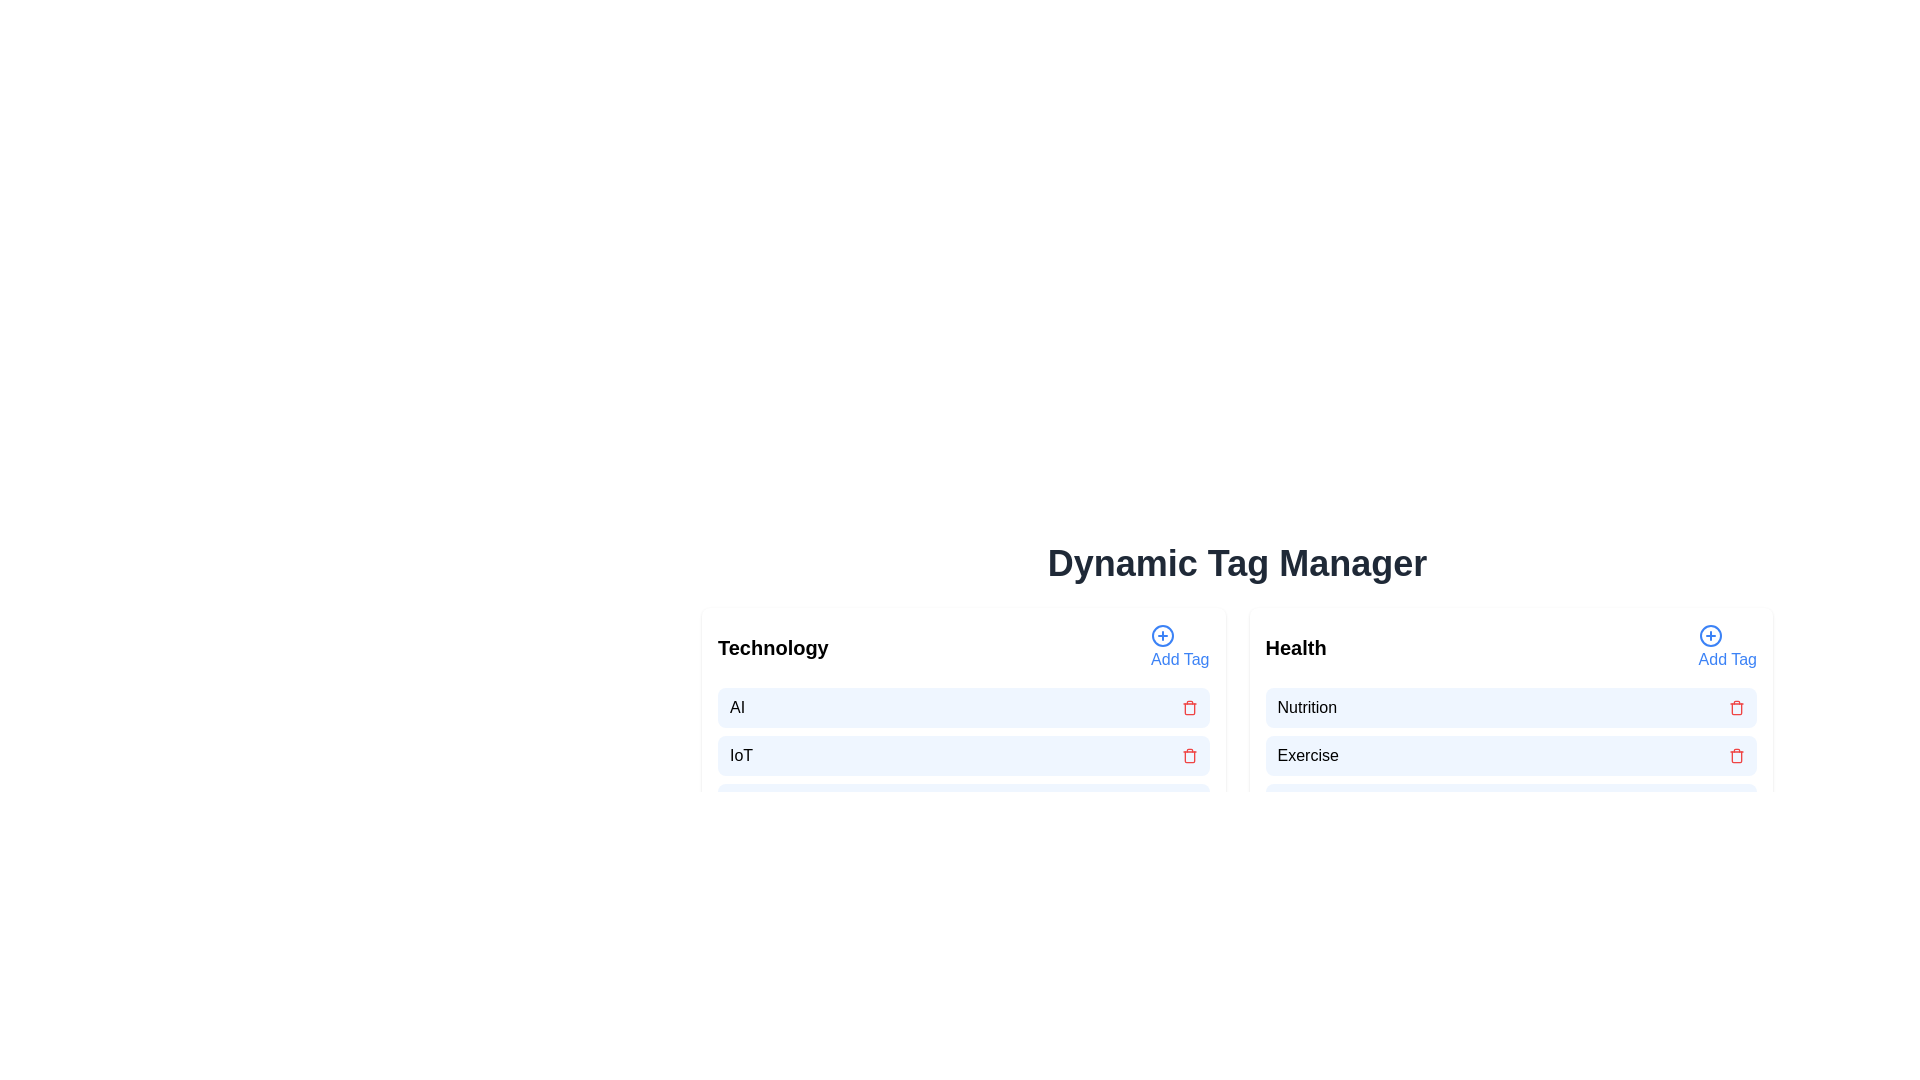 The image size is (1920, 1080). What do you see at coordinates (740, 756) in the screenshot?
I see `the 'IoT' text label located in the Technology section, positioned beneath the 'AI' tag` at bounding box center [740, 756].